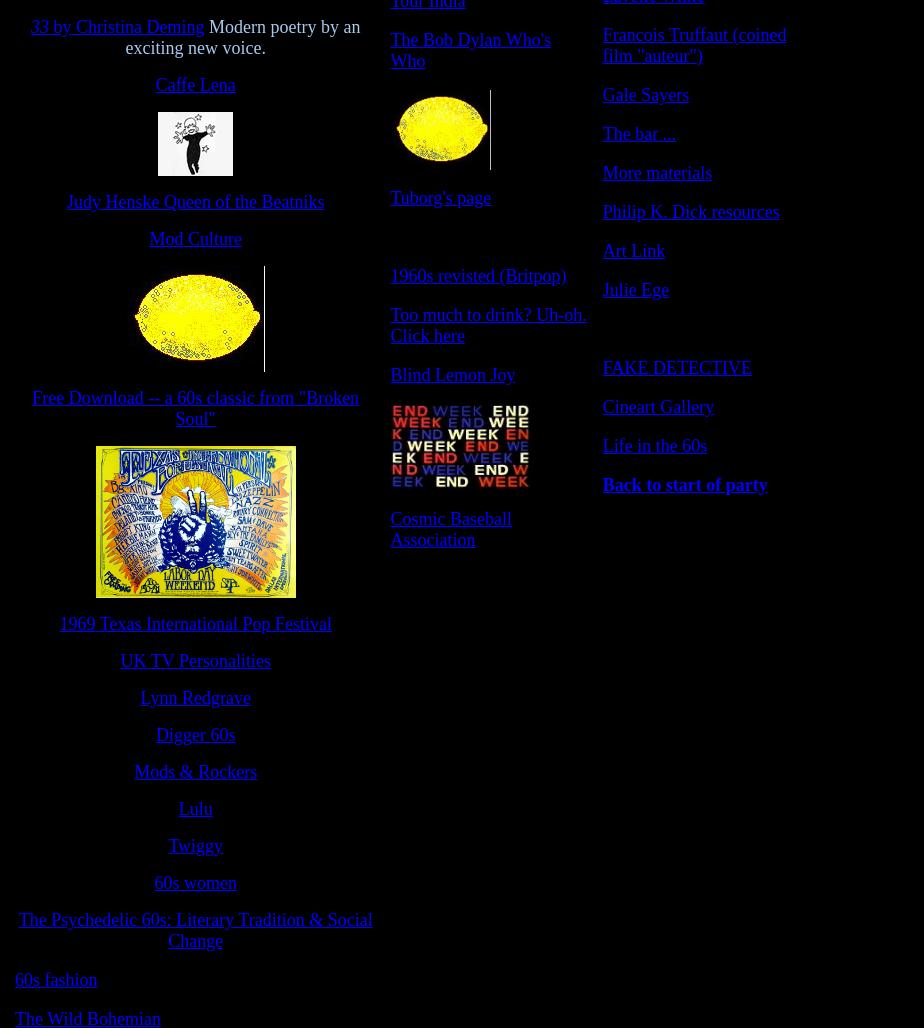 The width and height of the screenshot is (924, 1028). What do you see at coordinates (195, 734) in the screenshot?
I see `'Digger 60s'` at bounding box center [195, 734].